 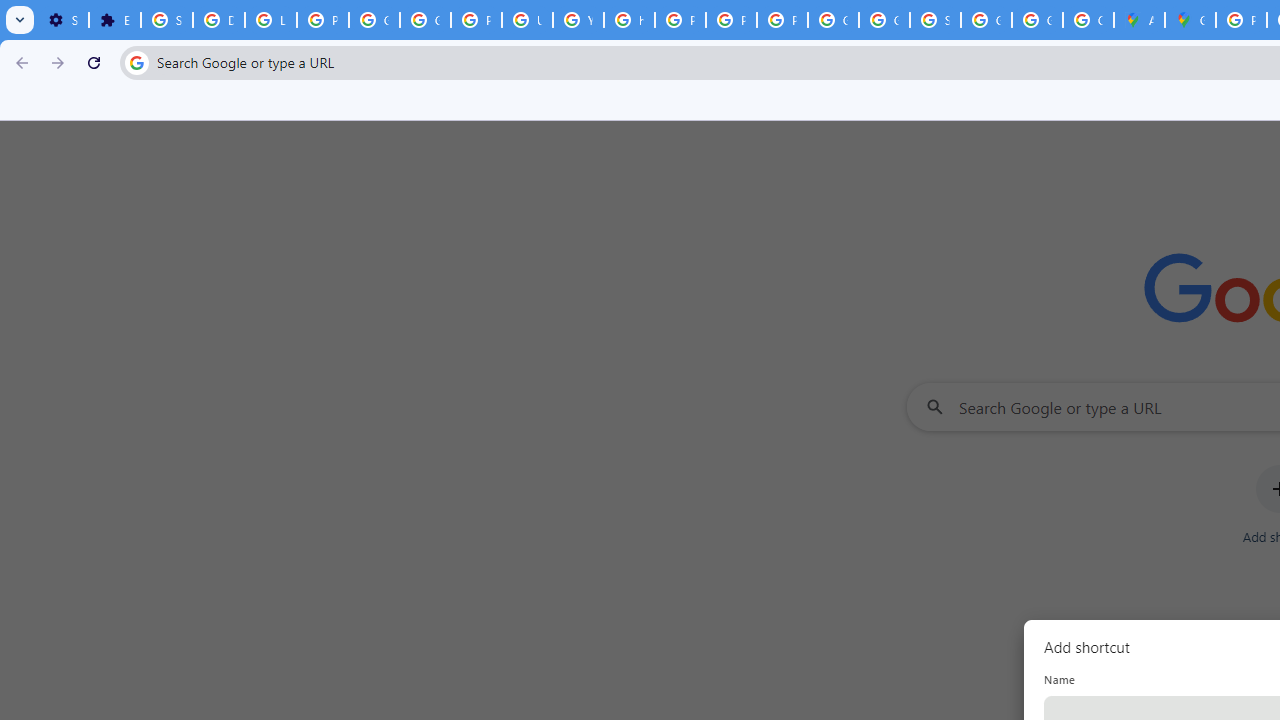 I want to click on 'Sign in - Google Accounts', so click(x=167, y=20).